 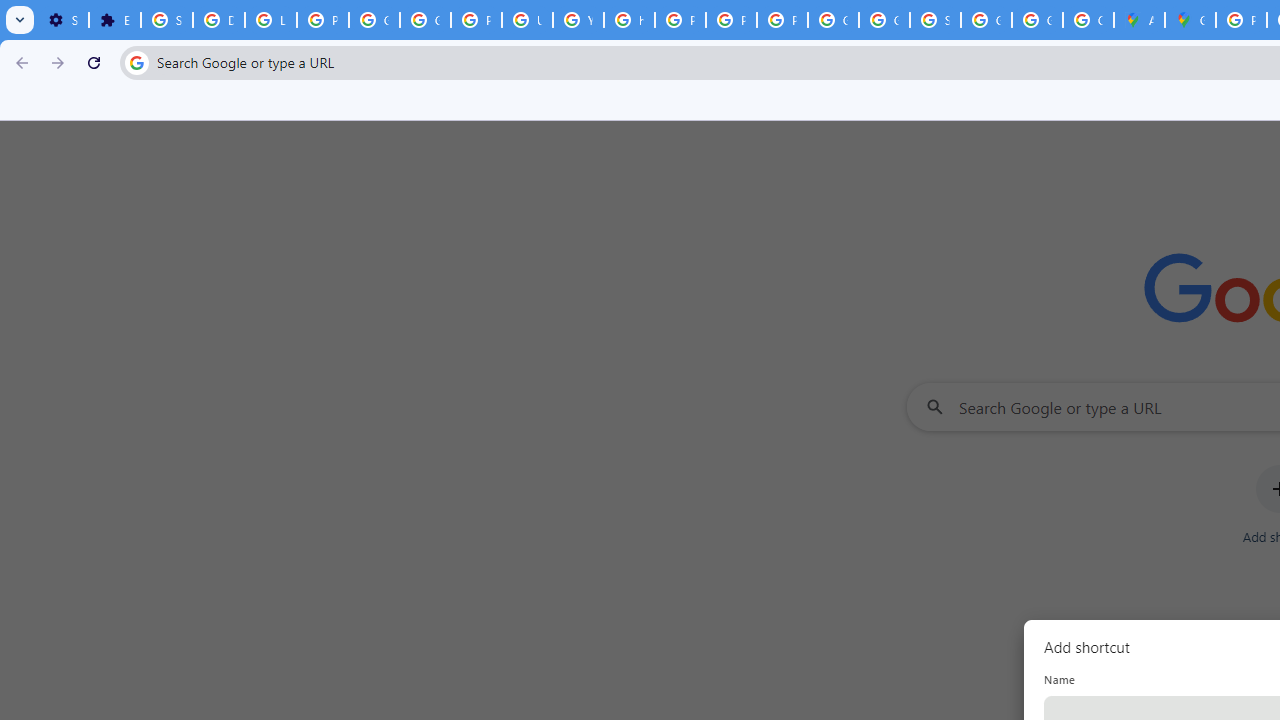 I want to click on 'Sign in - Google Accounts', so click(x=167, y=20).